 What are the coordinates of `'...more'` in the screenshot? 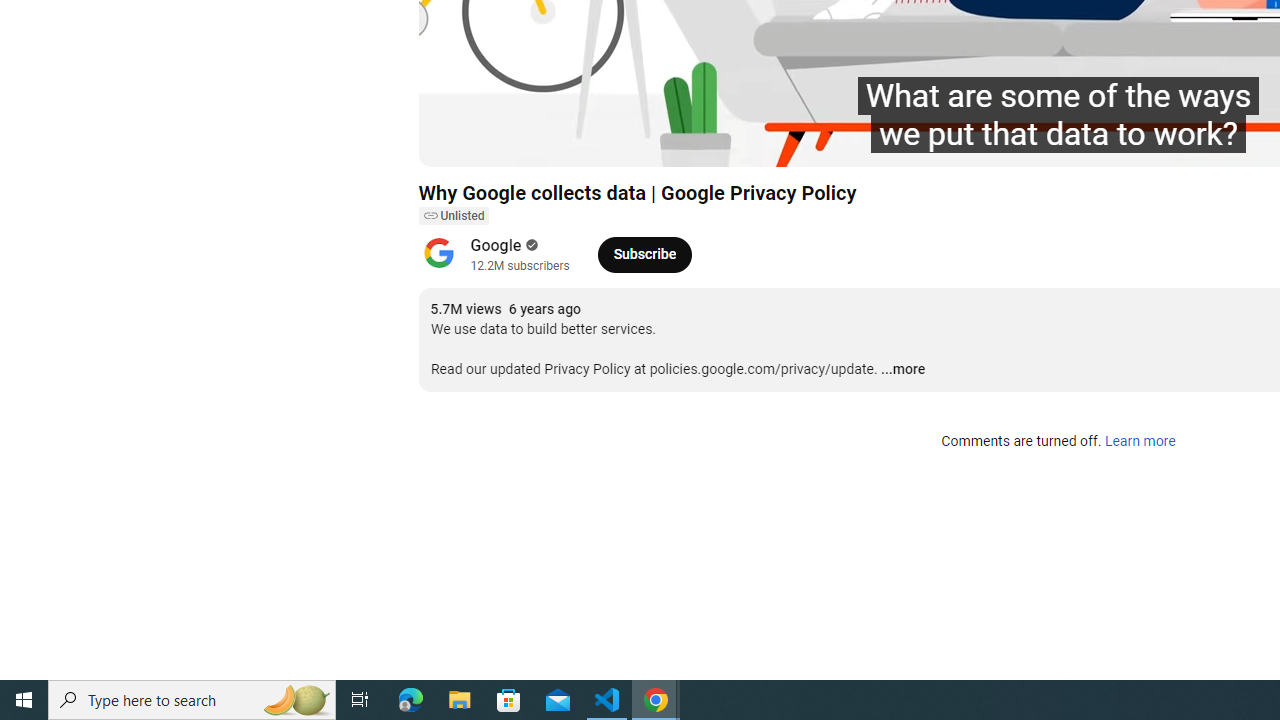 It's located at (902, 370).